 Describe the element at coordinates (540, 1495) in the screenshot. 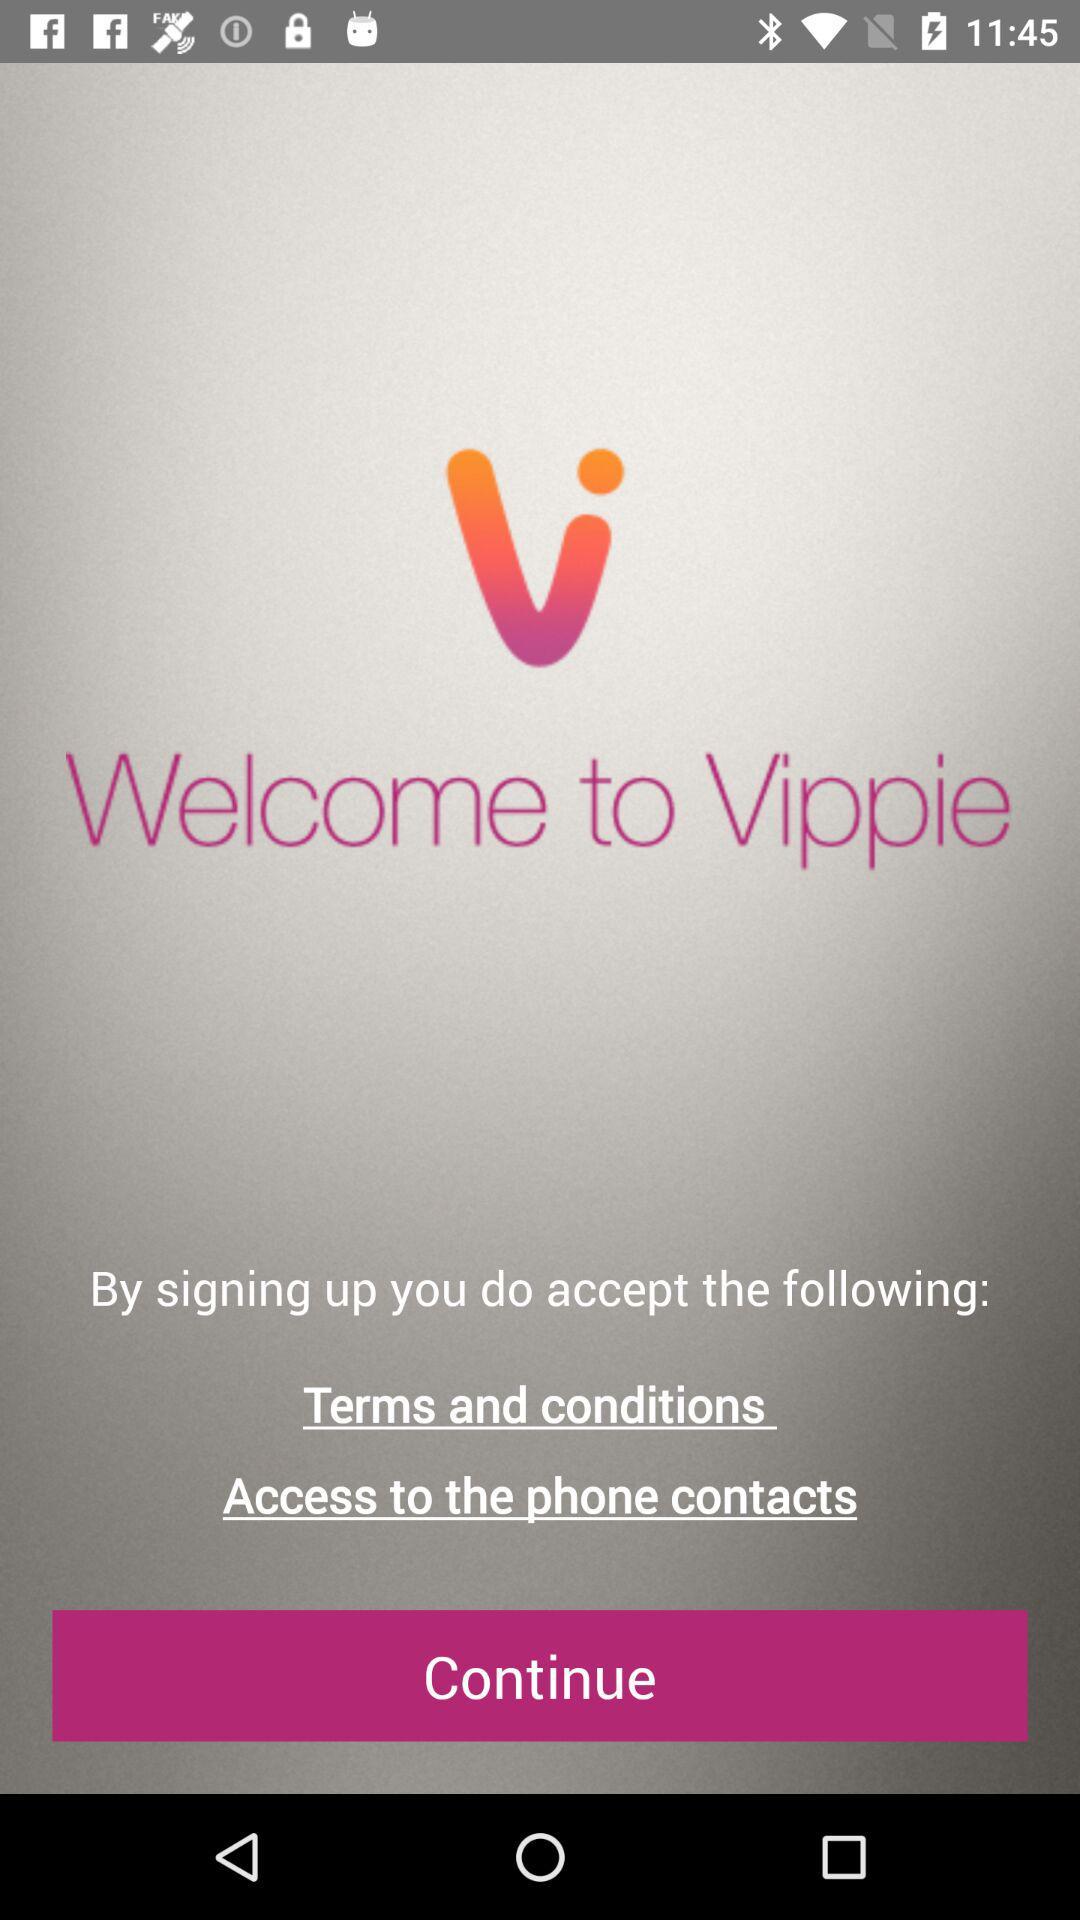

I see `access to the icon` at that location.